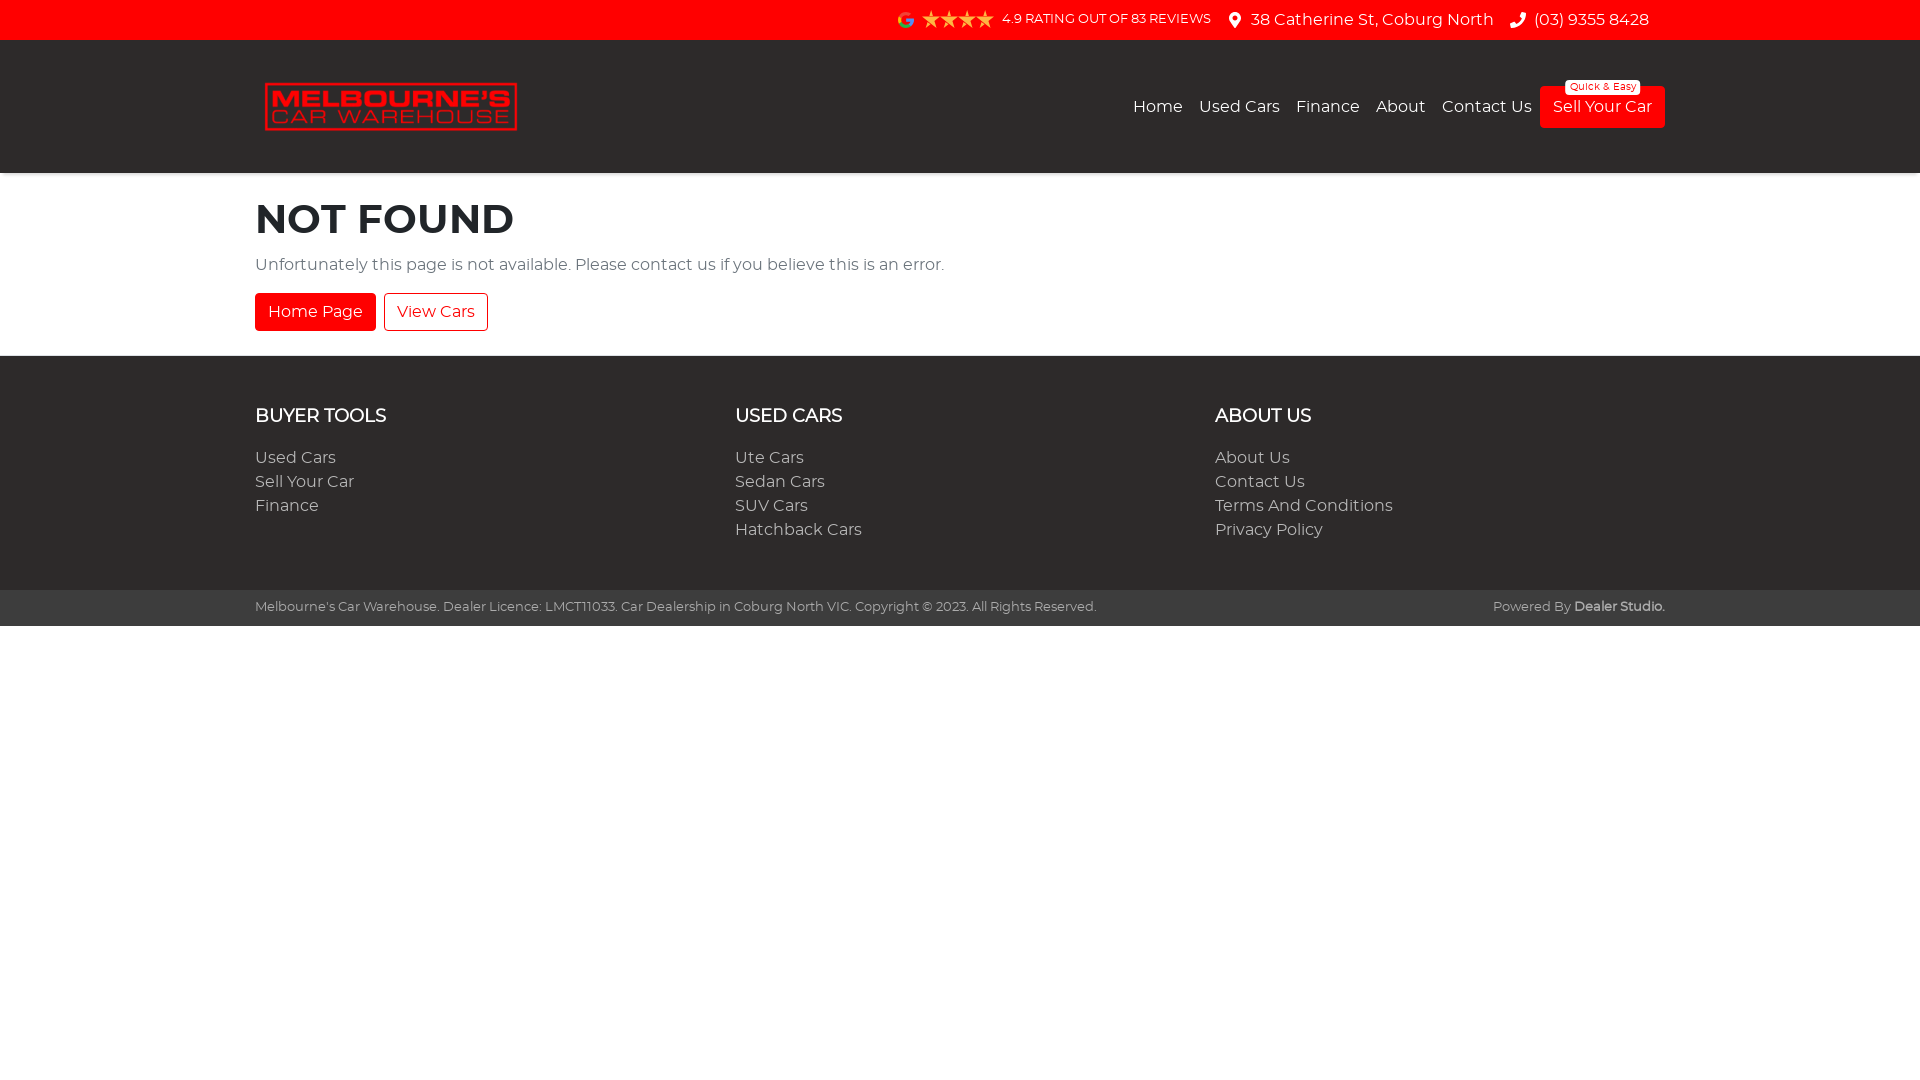 The image size is (1920, 1080). Describe the element at coordinates (1619, 606) in the screenshot. I see `'Dealer Studio.'` at that location.